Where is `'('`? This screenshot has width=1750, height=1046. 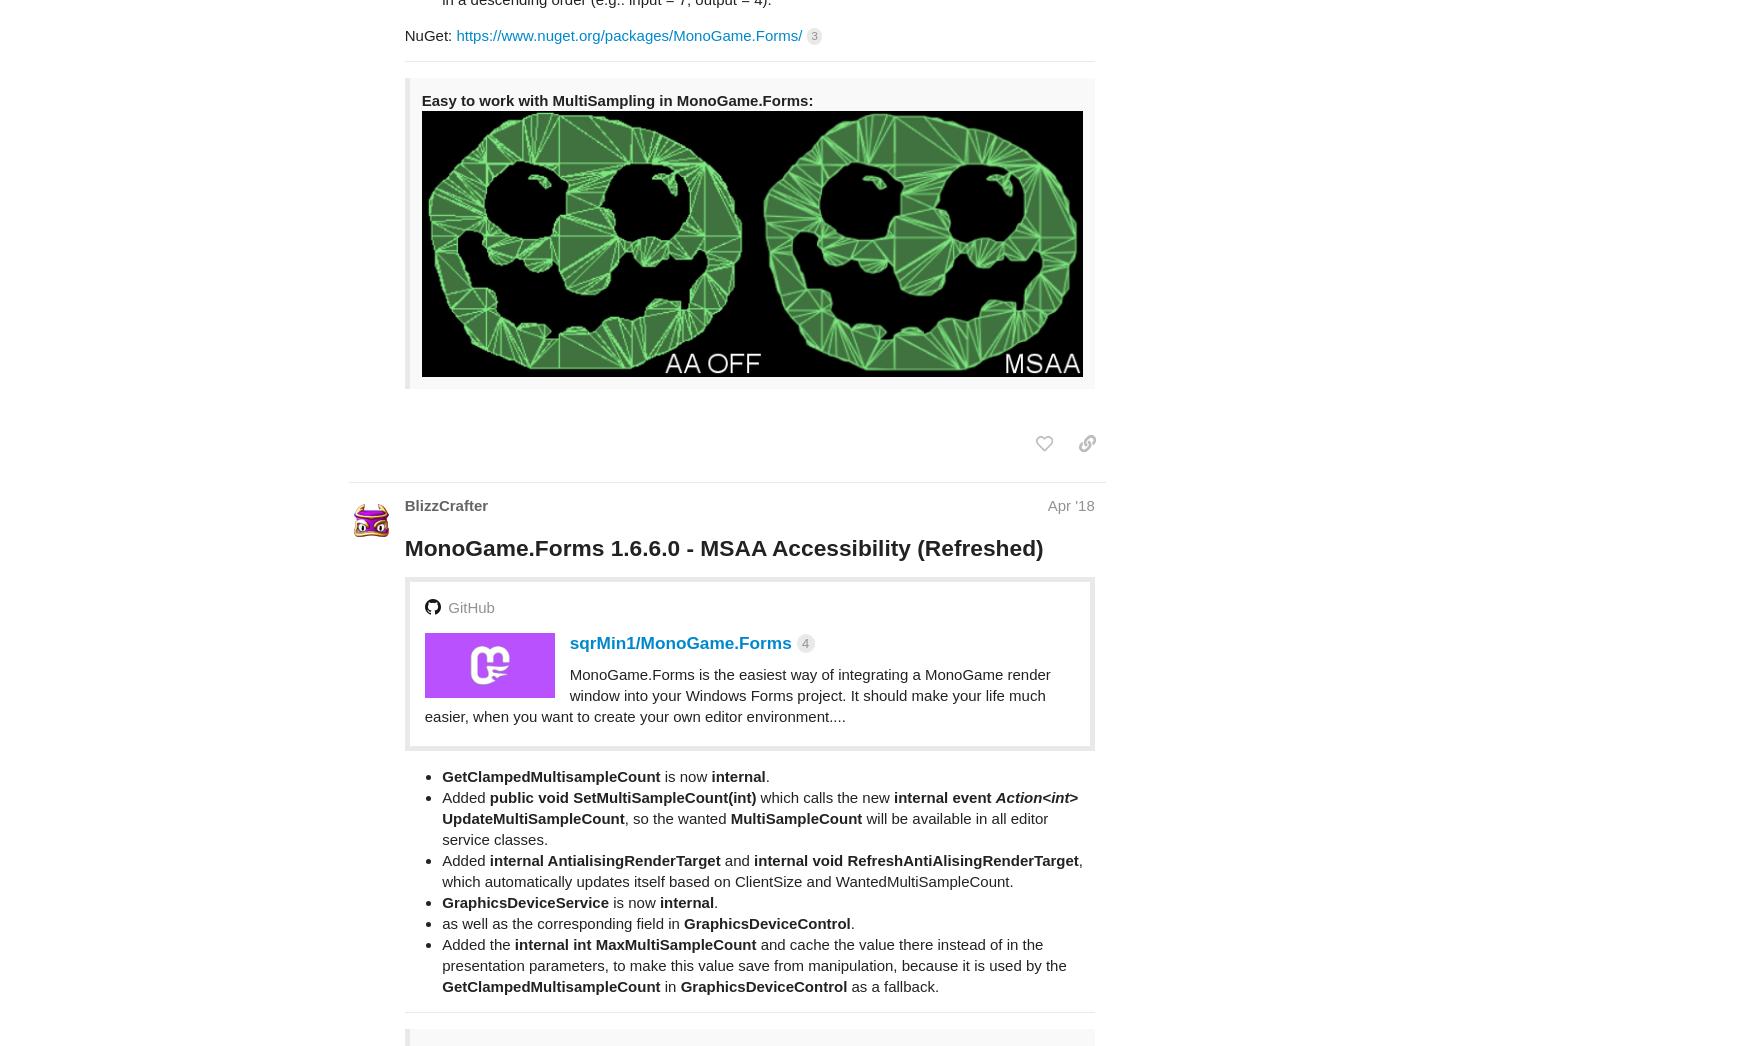
'(' is located at coordinates (722, 1028).